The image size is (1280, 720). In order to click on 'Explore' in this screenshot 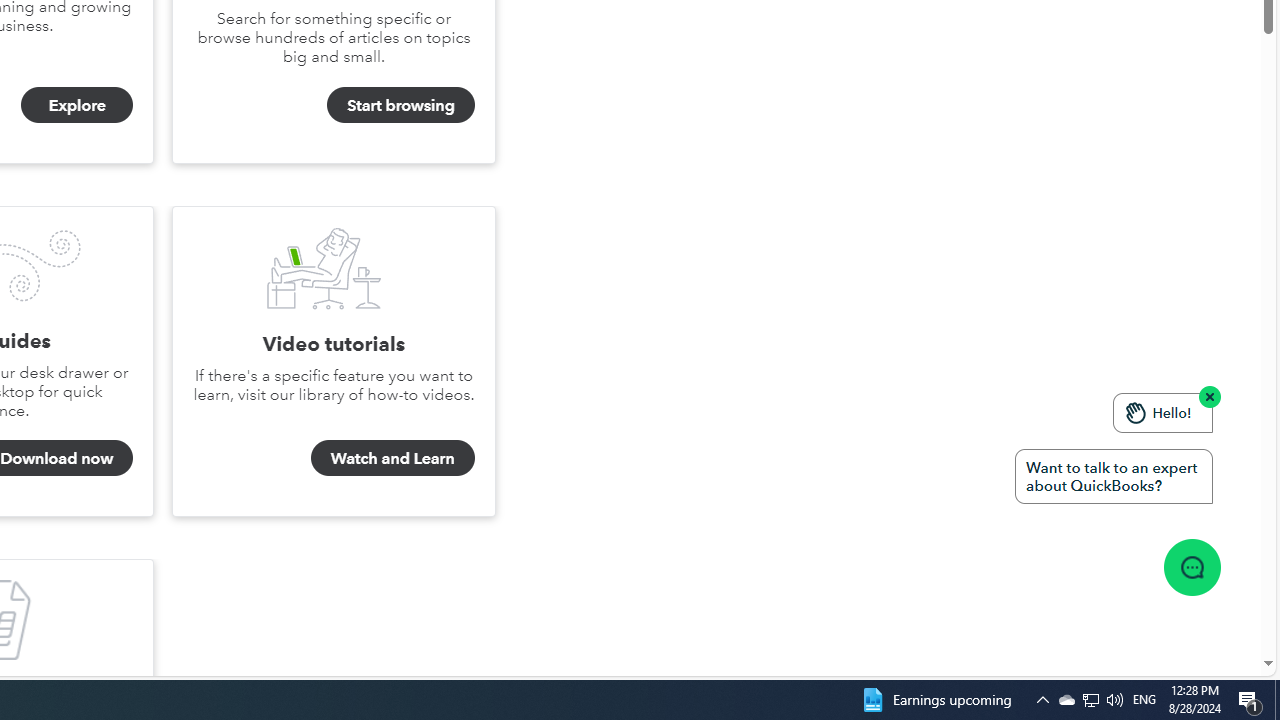, I will do `click(77, 105)`.